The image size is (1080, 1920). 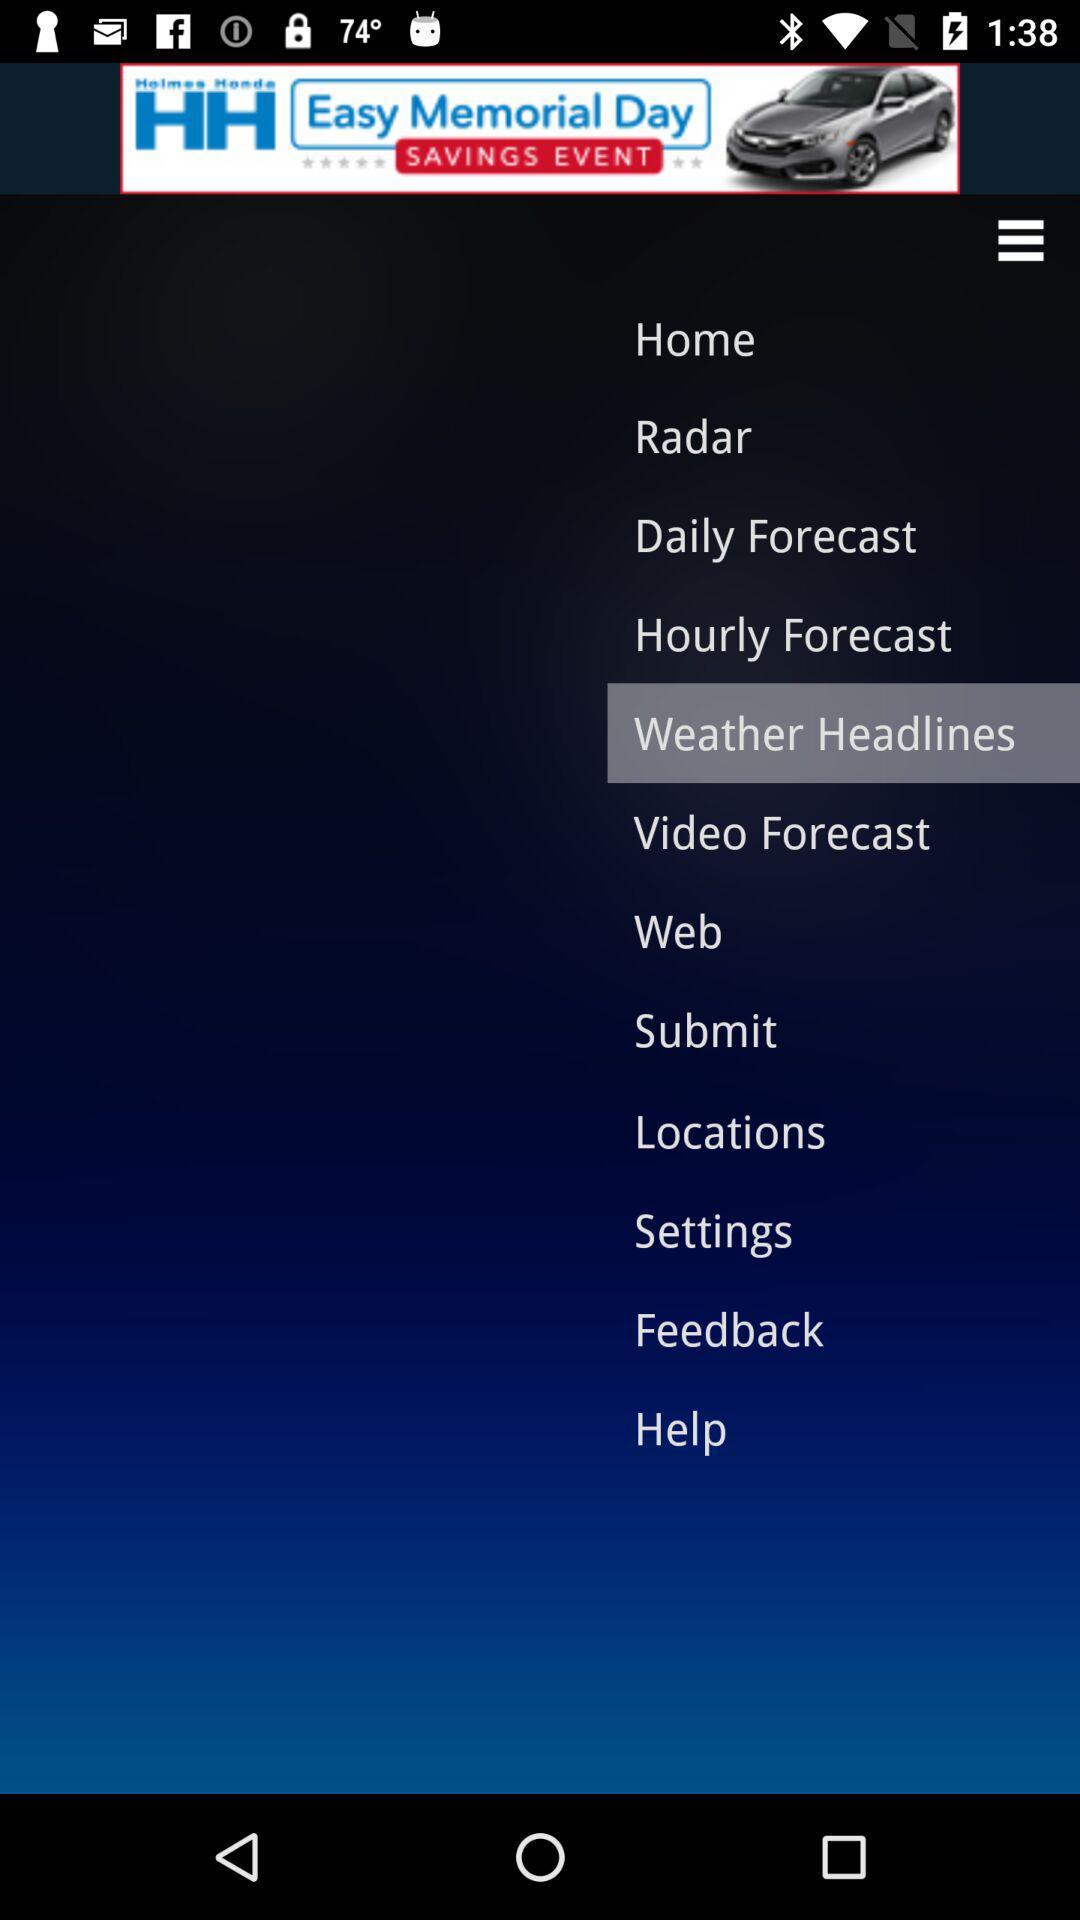 I want to click on the icon above the hourly forecast icon, so click(x=828, y=534).